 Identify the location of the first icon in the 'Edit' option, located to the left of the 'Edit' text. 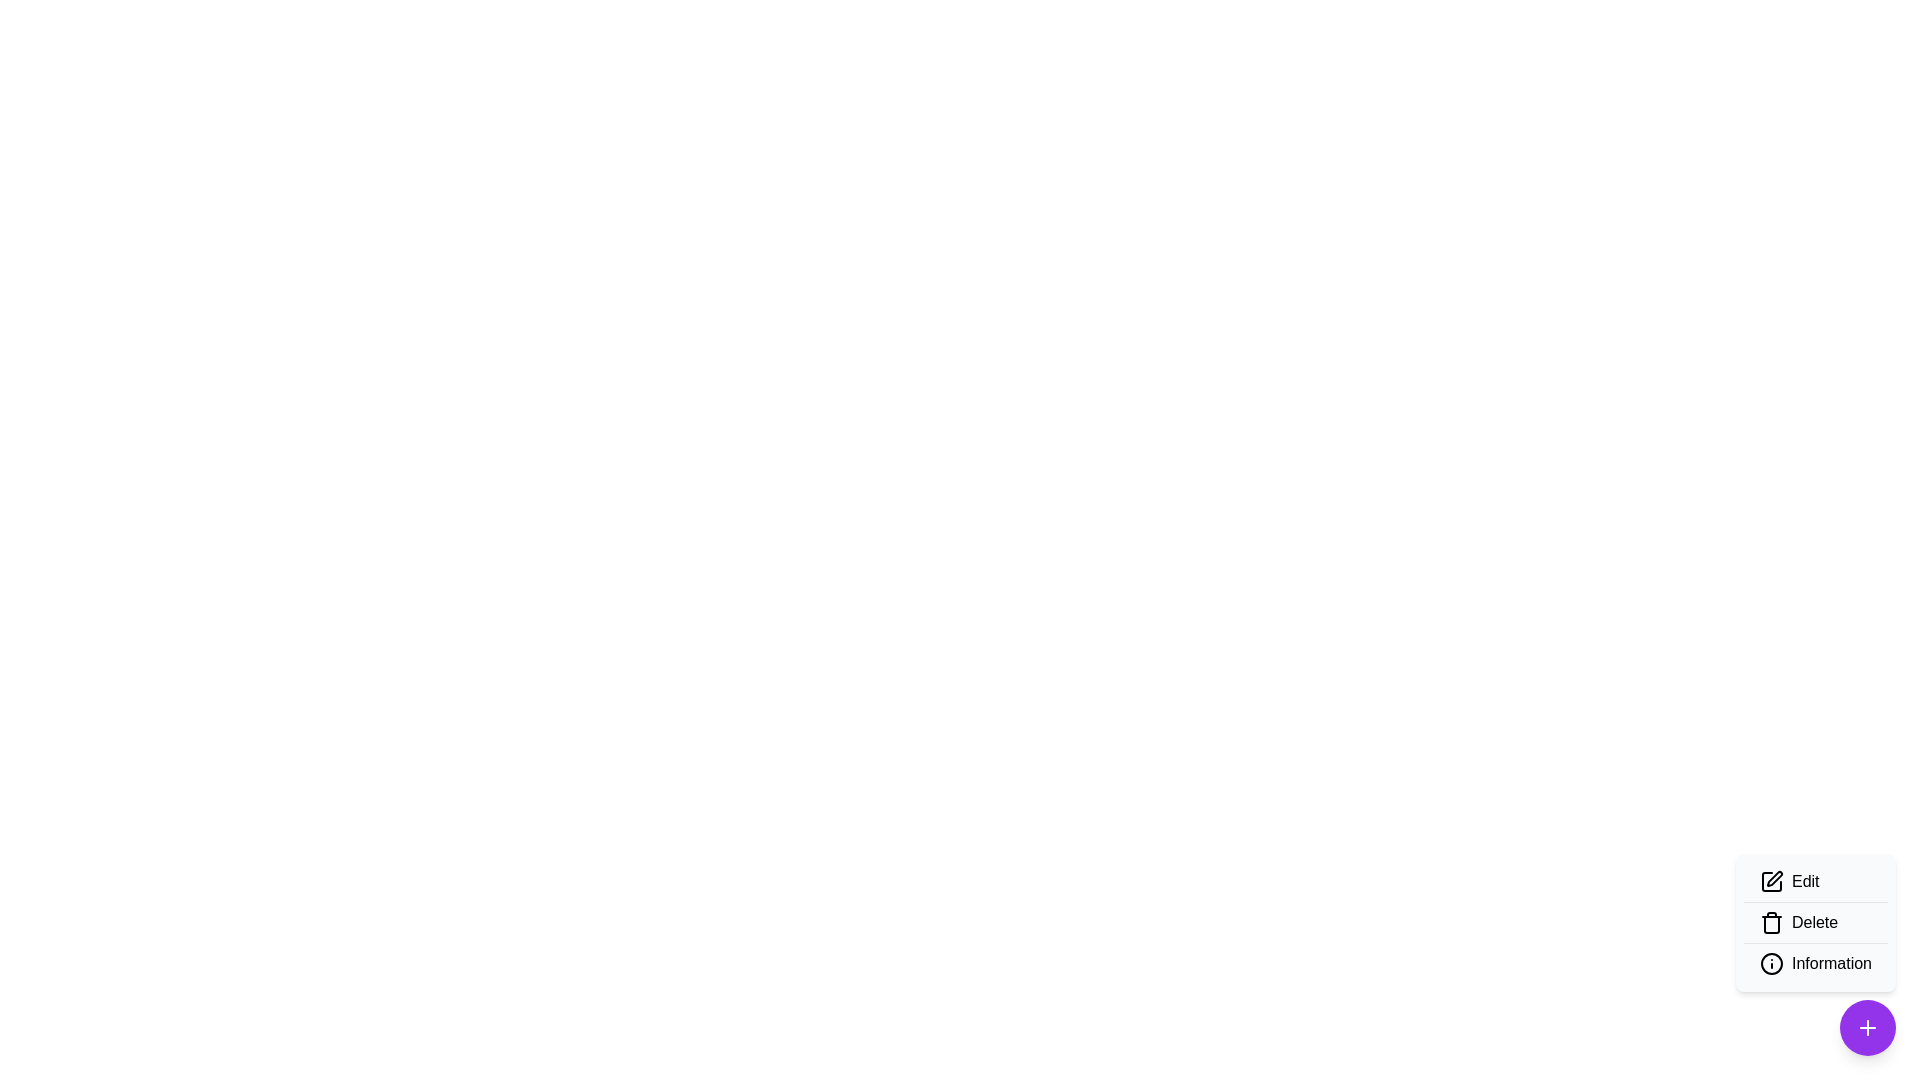
(1771, 881).